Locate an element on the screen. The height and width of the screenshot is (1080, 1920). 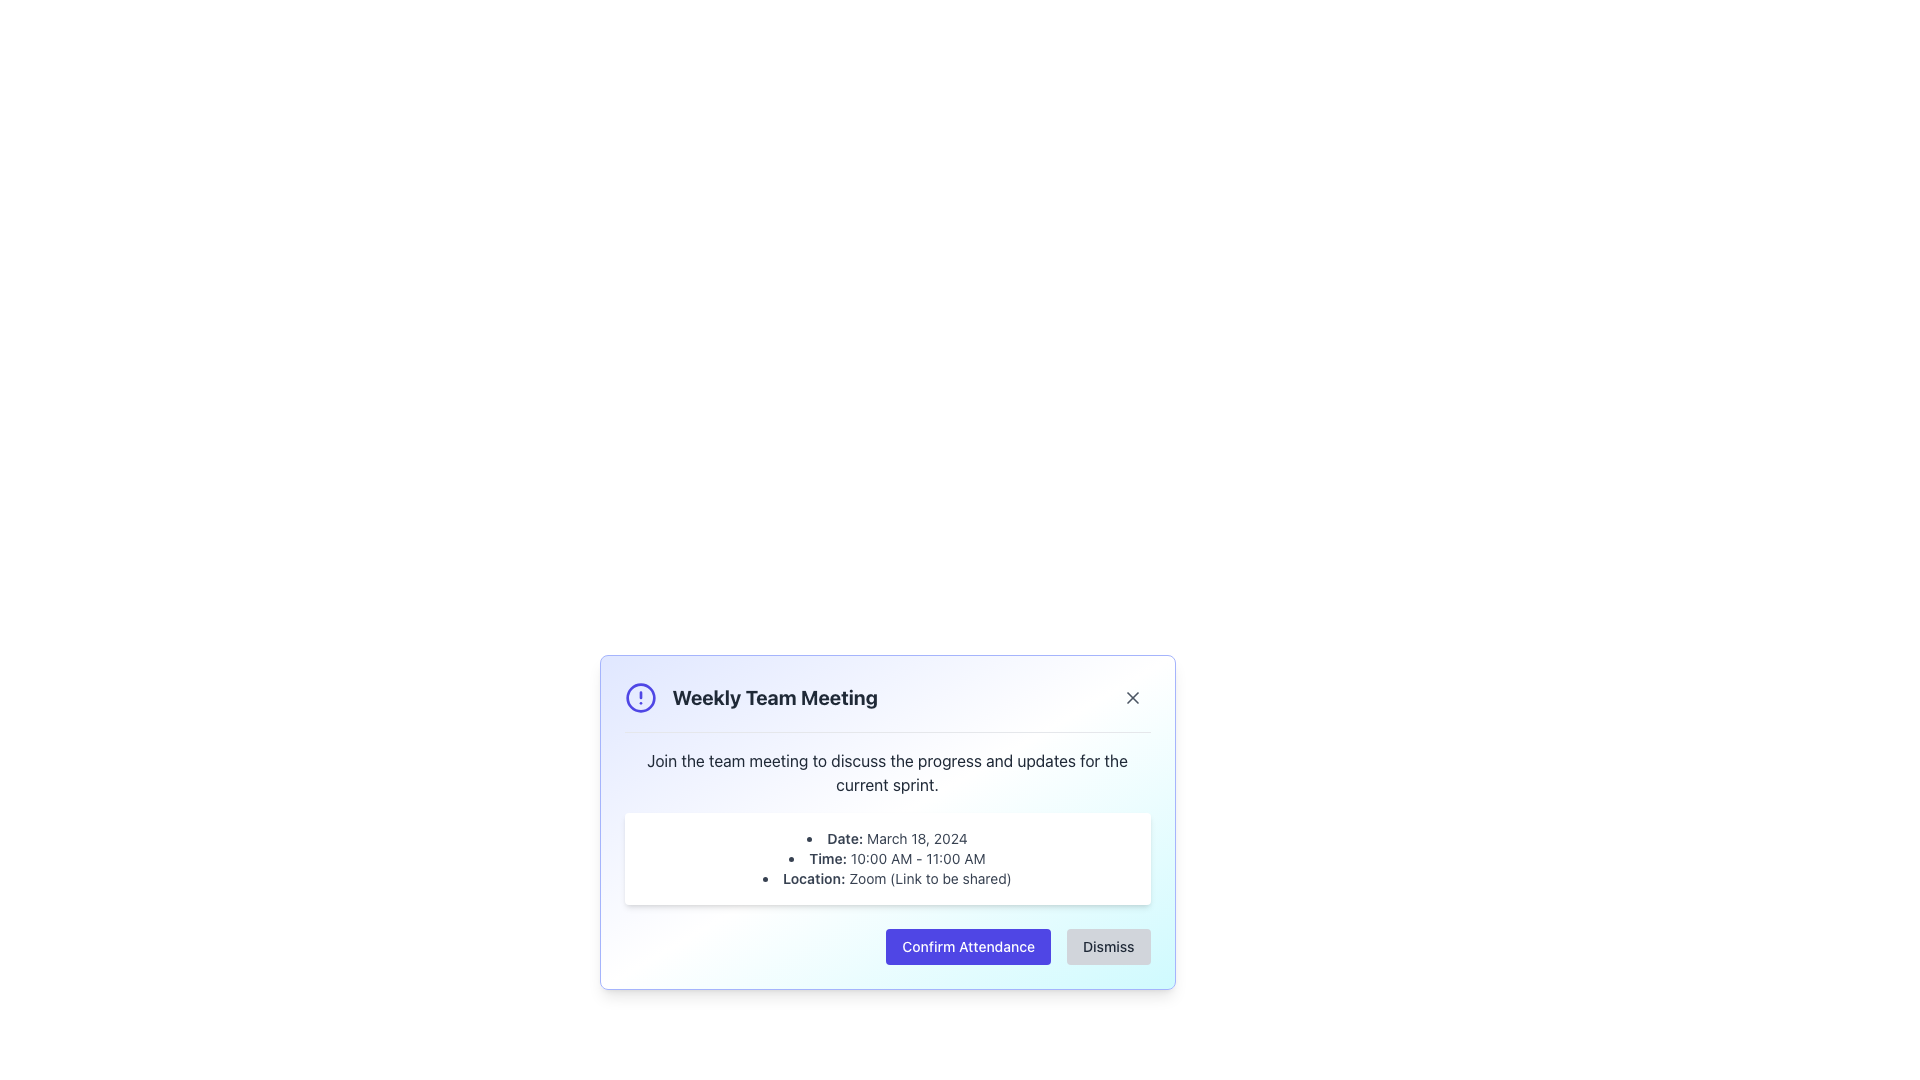
information provided in the third line of the bulleted list under the section header 'Weekly Team Meeting', which indicates the meeting will take place via Zoom and that a link will be shared is located at coordinates (886, 878).